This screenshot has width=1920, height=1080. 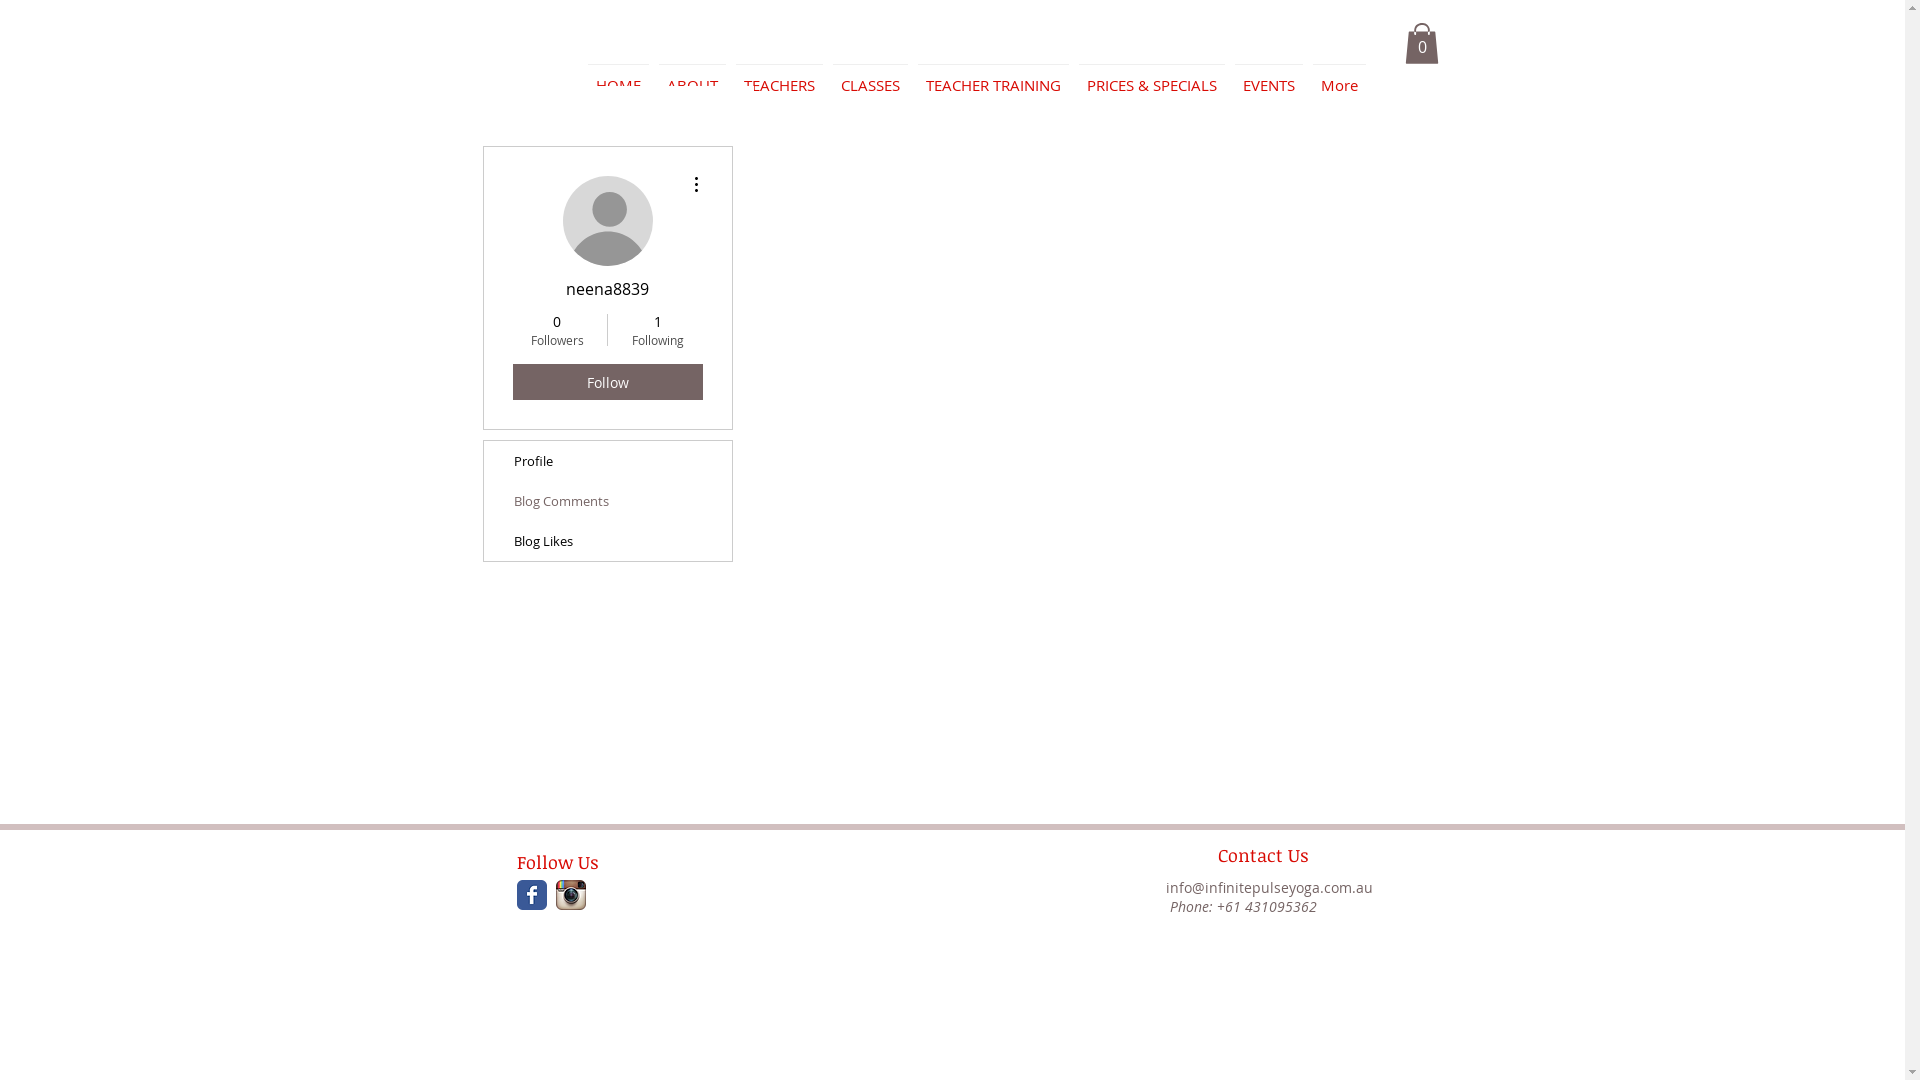 I want to click on '0', so click(x=1419, y=43).